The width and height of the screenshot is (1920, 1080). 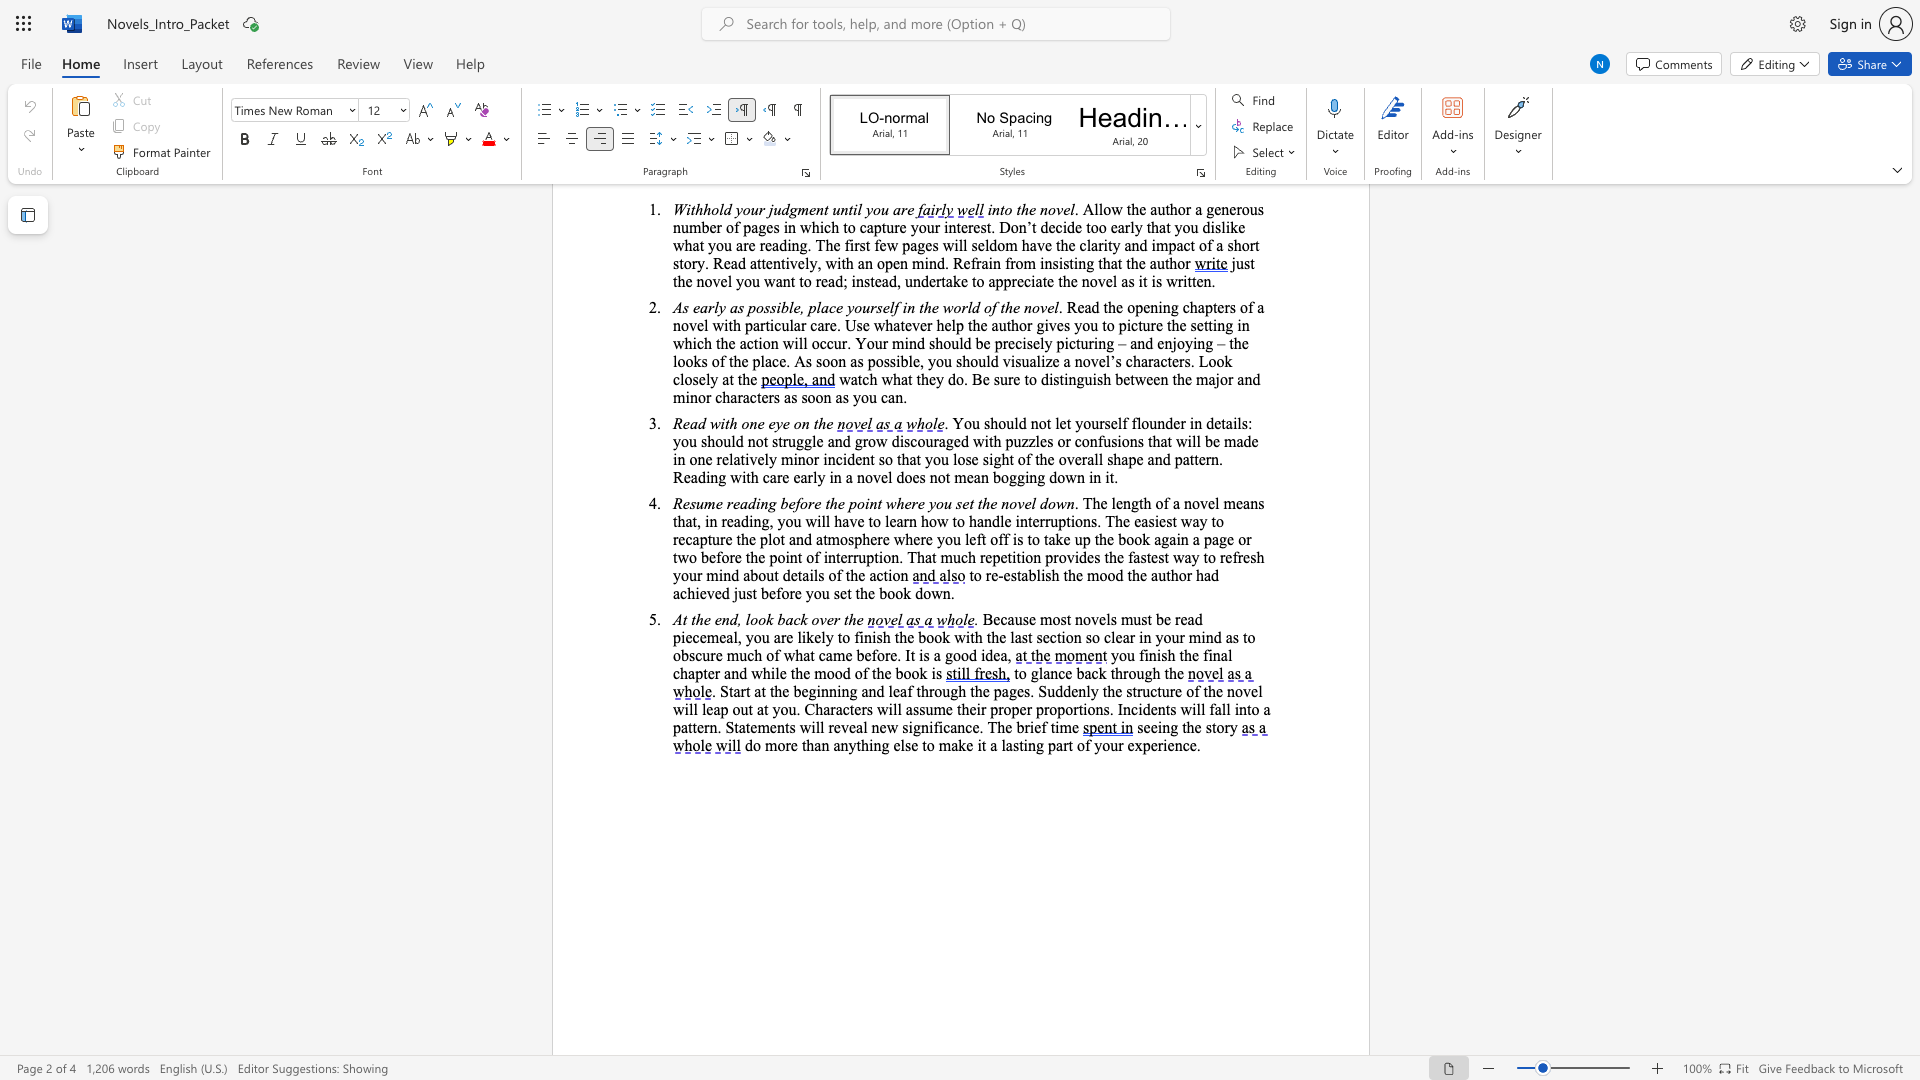 What do you see at coordinates (1167, 655) in the screenshot?
I see `the subset text "h th" within the text "you finish the"` at bounding box center [1167, 655].